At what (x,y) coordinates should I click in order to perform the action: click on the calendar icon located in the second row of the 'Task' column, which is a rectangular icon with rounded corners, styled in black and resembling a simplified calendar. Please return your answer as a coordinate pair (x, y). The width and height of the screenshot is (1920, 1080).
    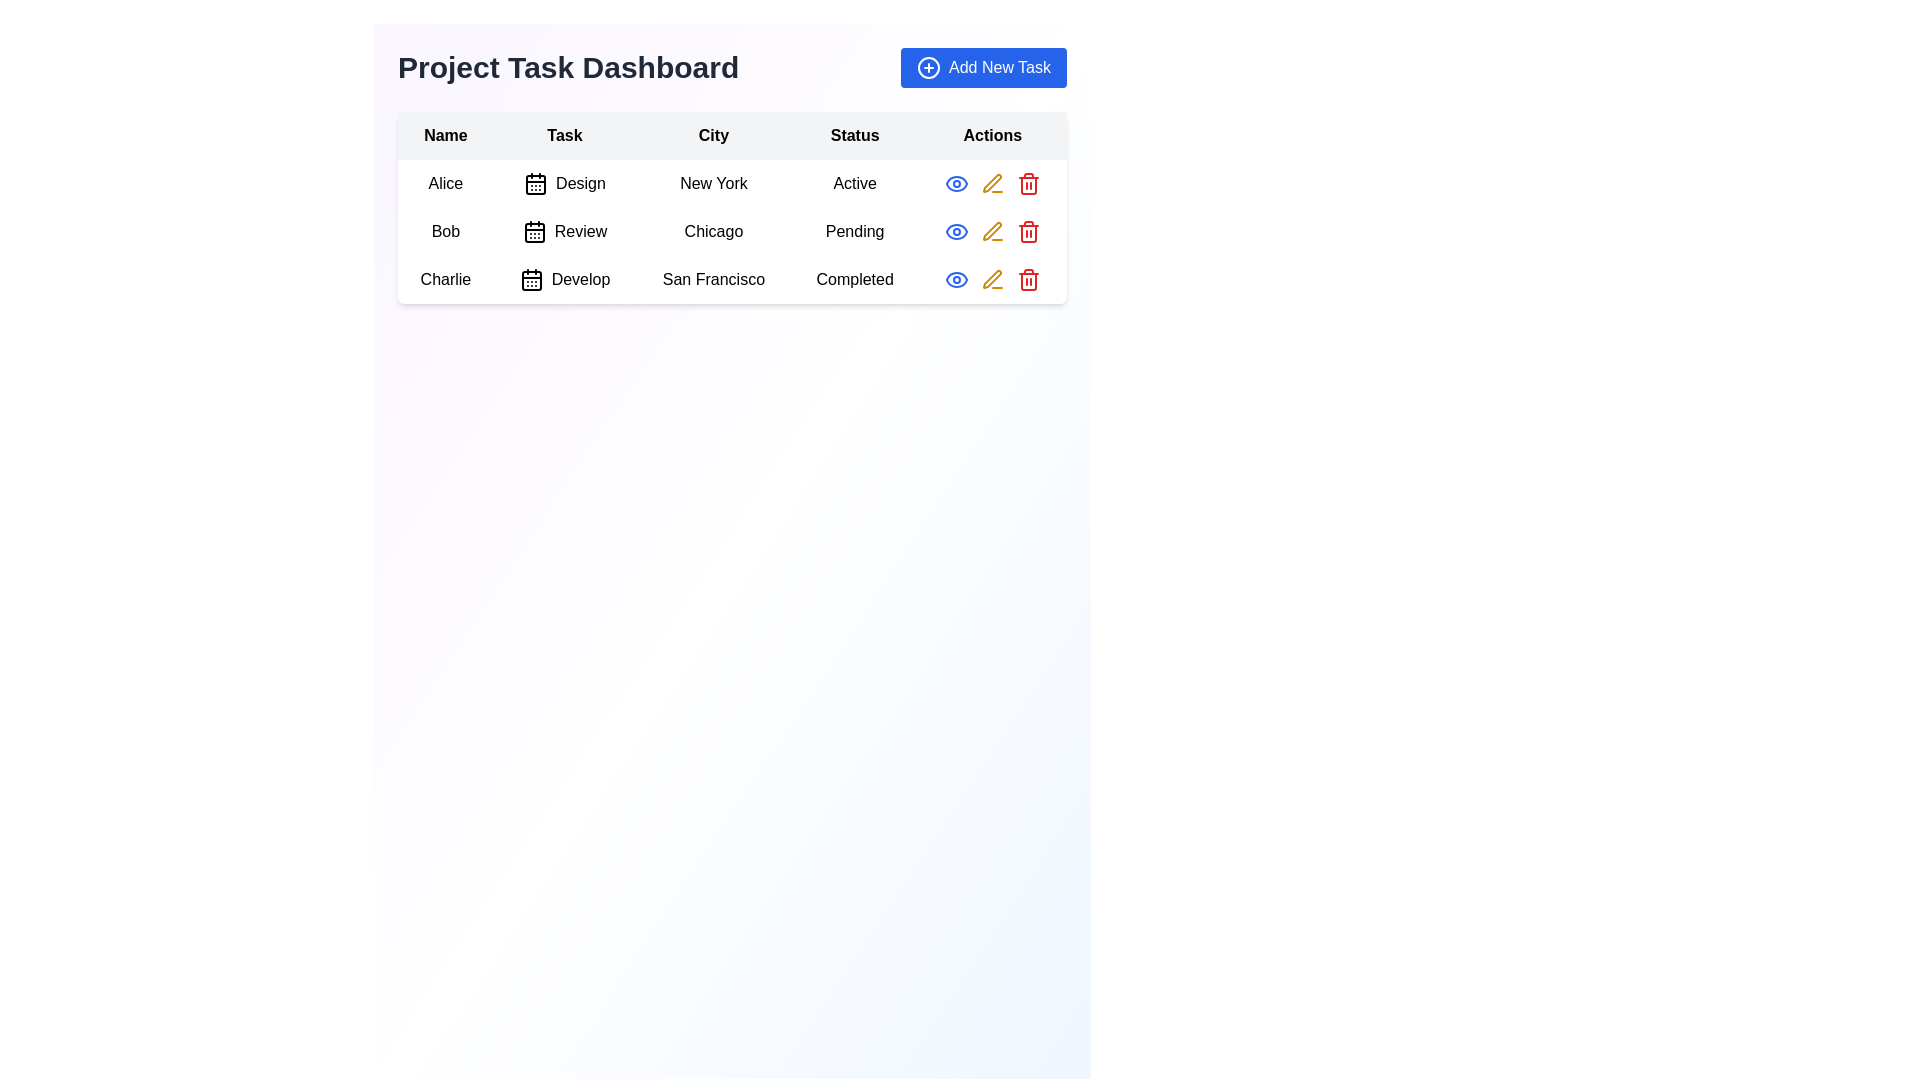
    Looking at the image, I should click on (534, 231).